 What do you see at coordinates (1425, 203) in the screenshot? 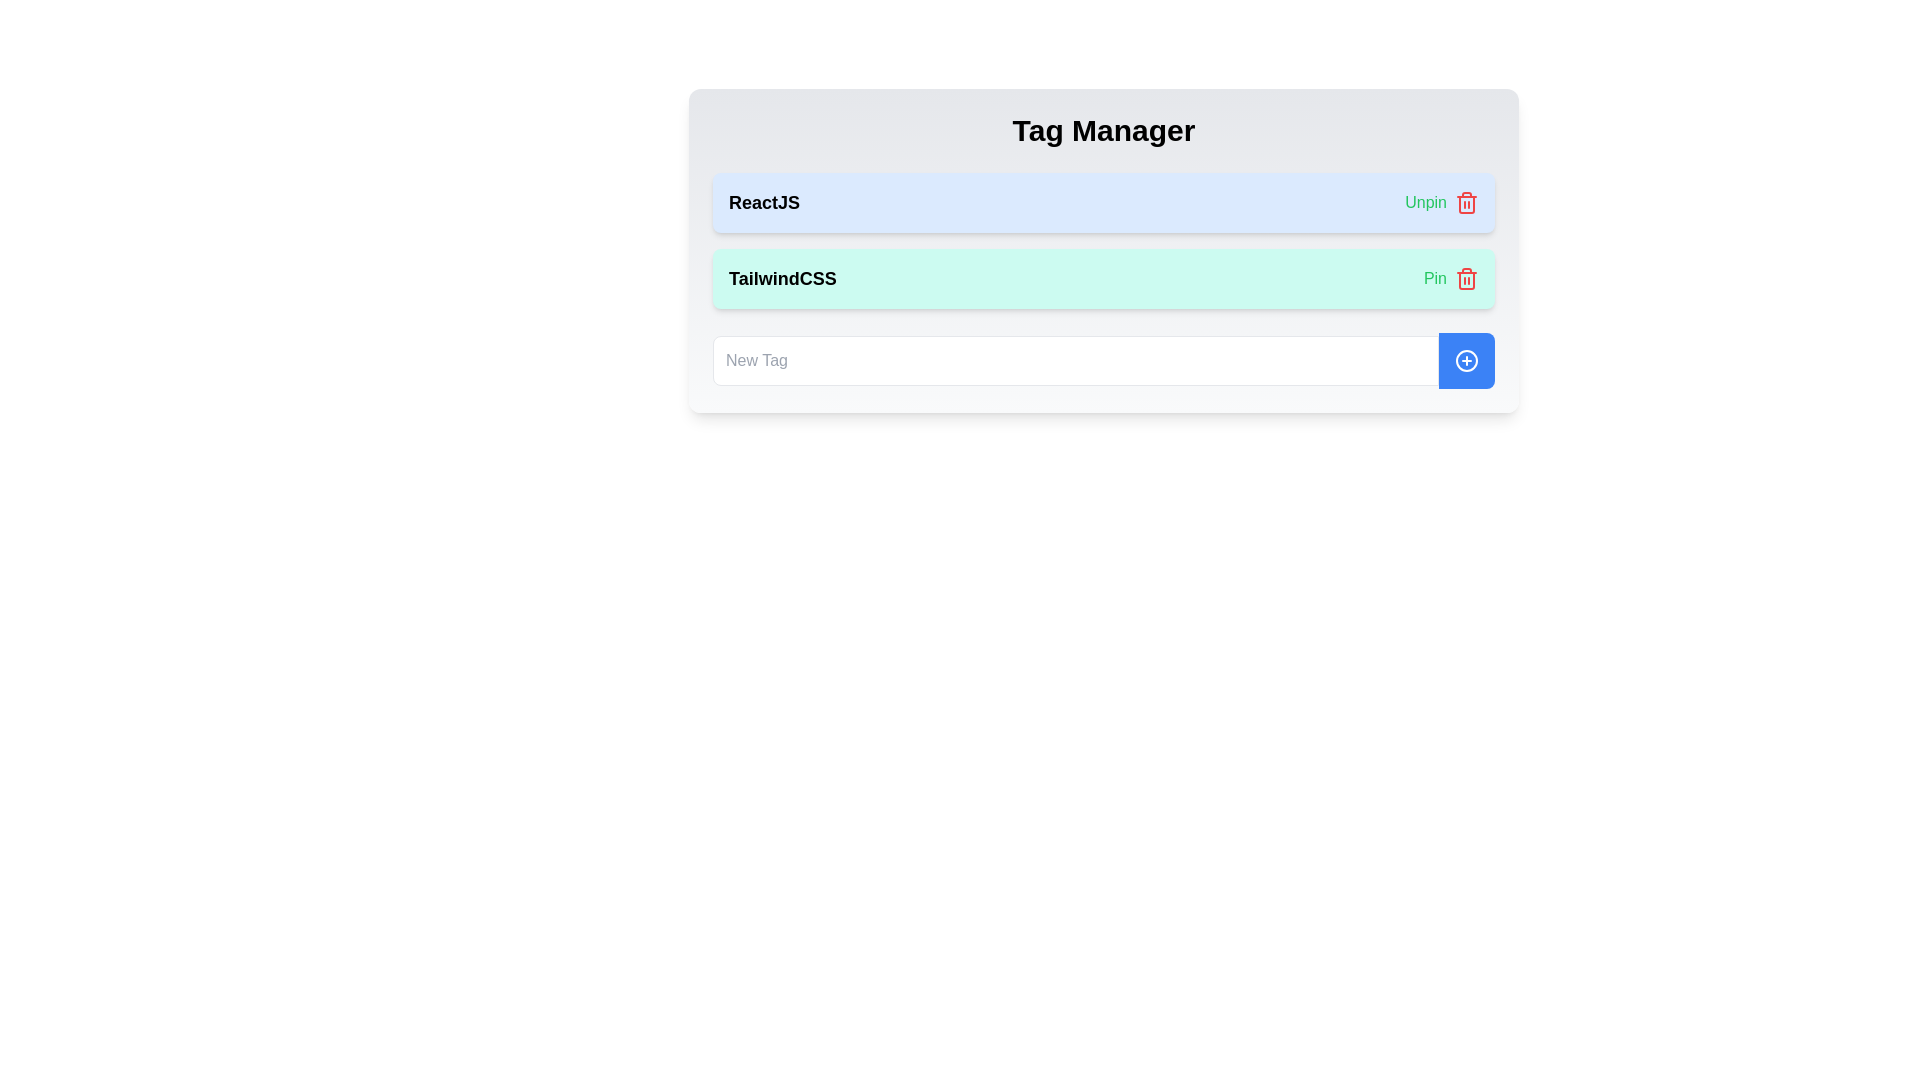
I see `the green 'Unpin' text link located near the top-right corner of the background section containing the 'ReactJS' tag to change its color state` at bounding box center [1425, 203].